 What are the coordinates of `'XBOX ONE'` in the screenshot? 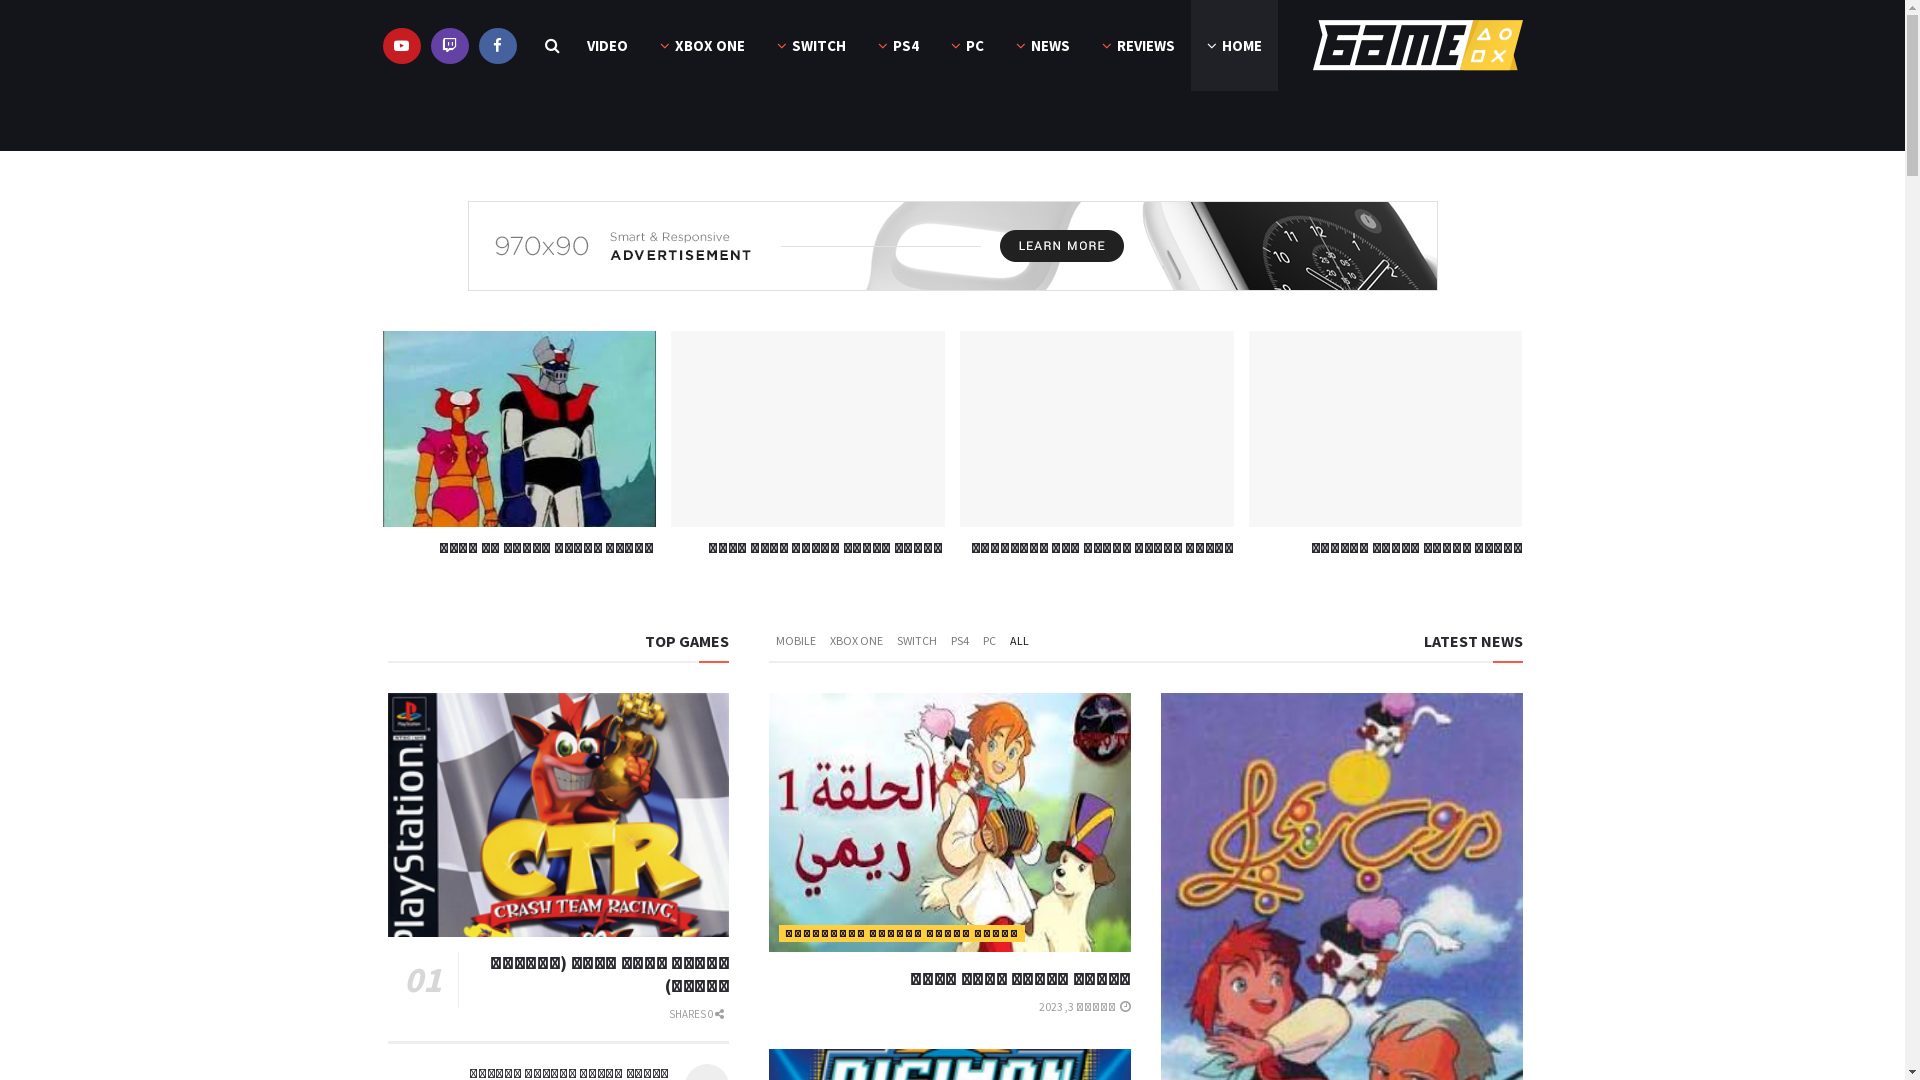 It's located at (856, 640).